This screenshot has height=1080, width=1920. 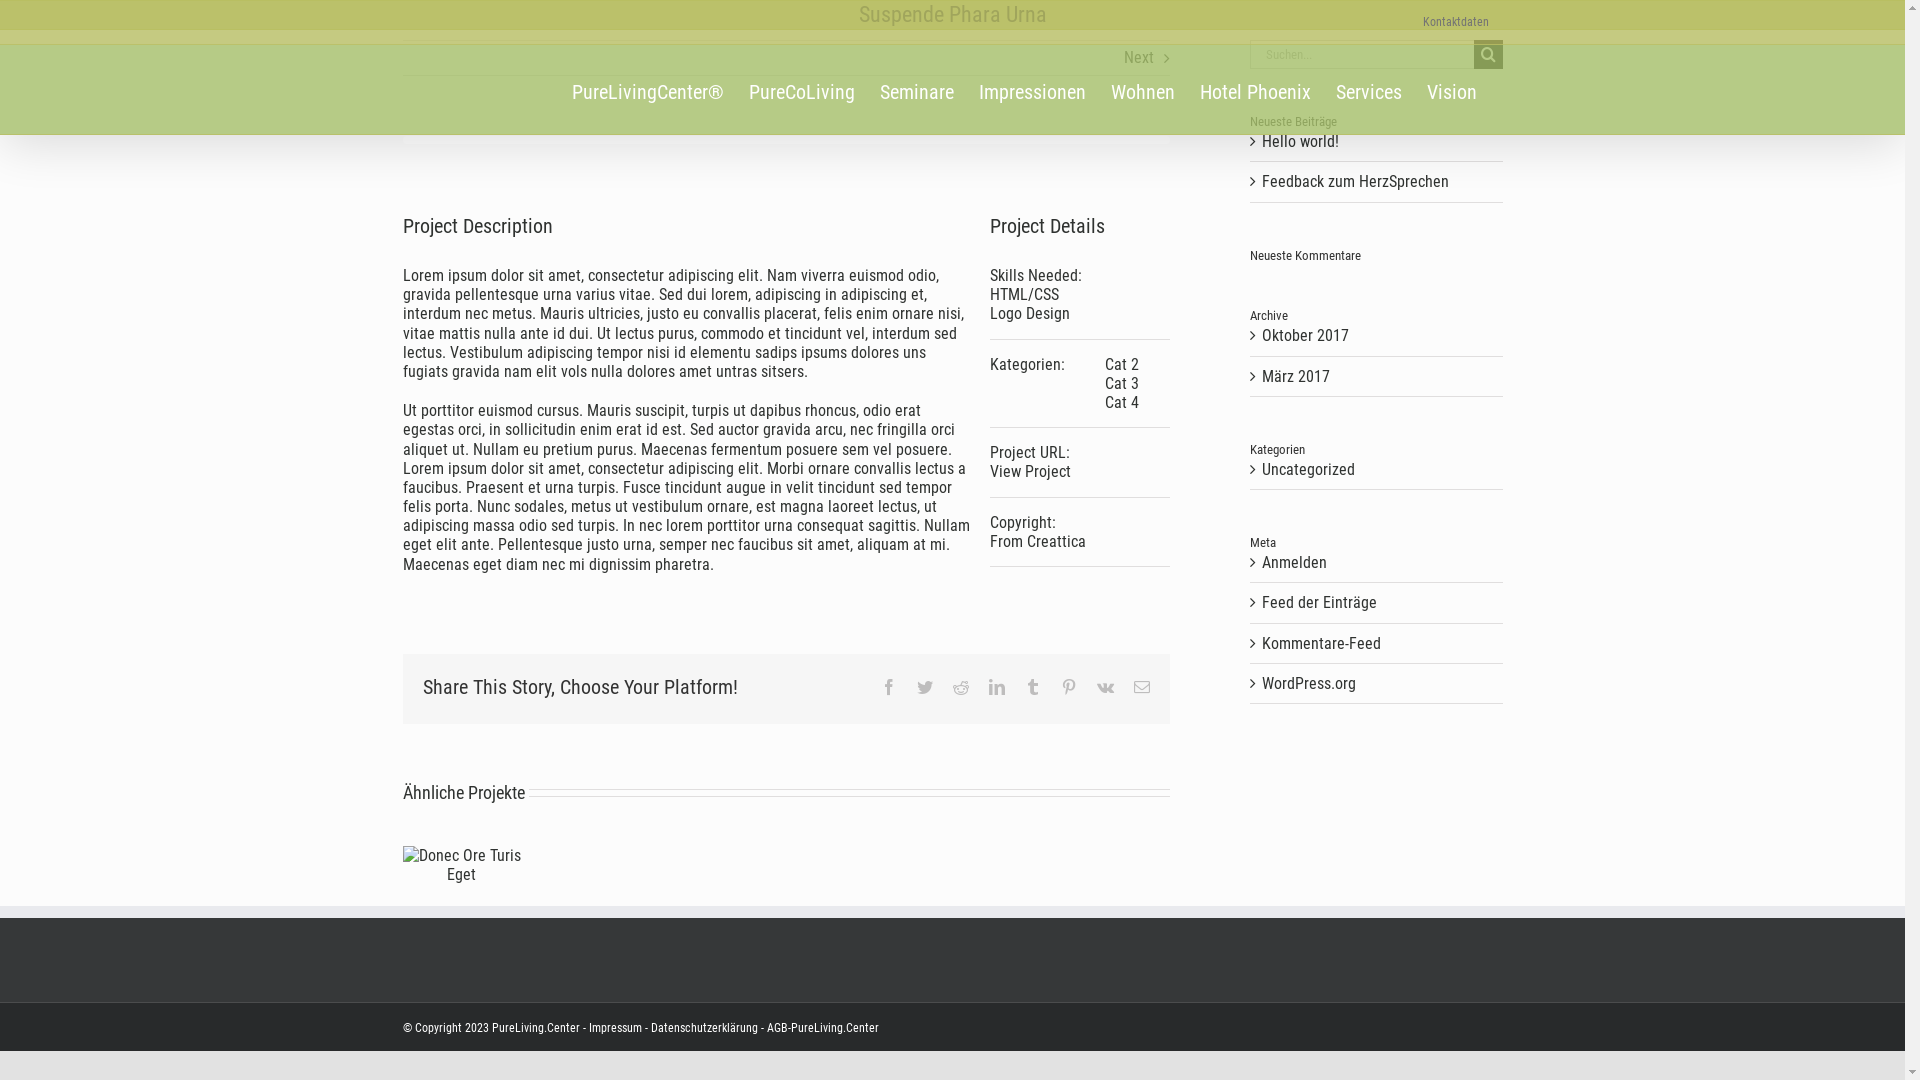 What do you see at coordinates (1103, 685) in the screenshot?
I see `'Vk'` at bounding box center [1103, 685].